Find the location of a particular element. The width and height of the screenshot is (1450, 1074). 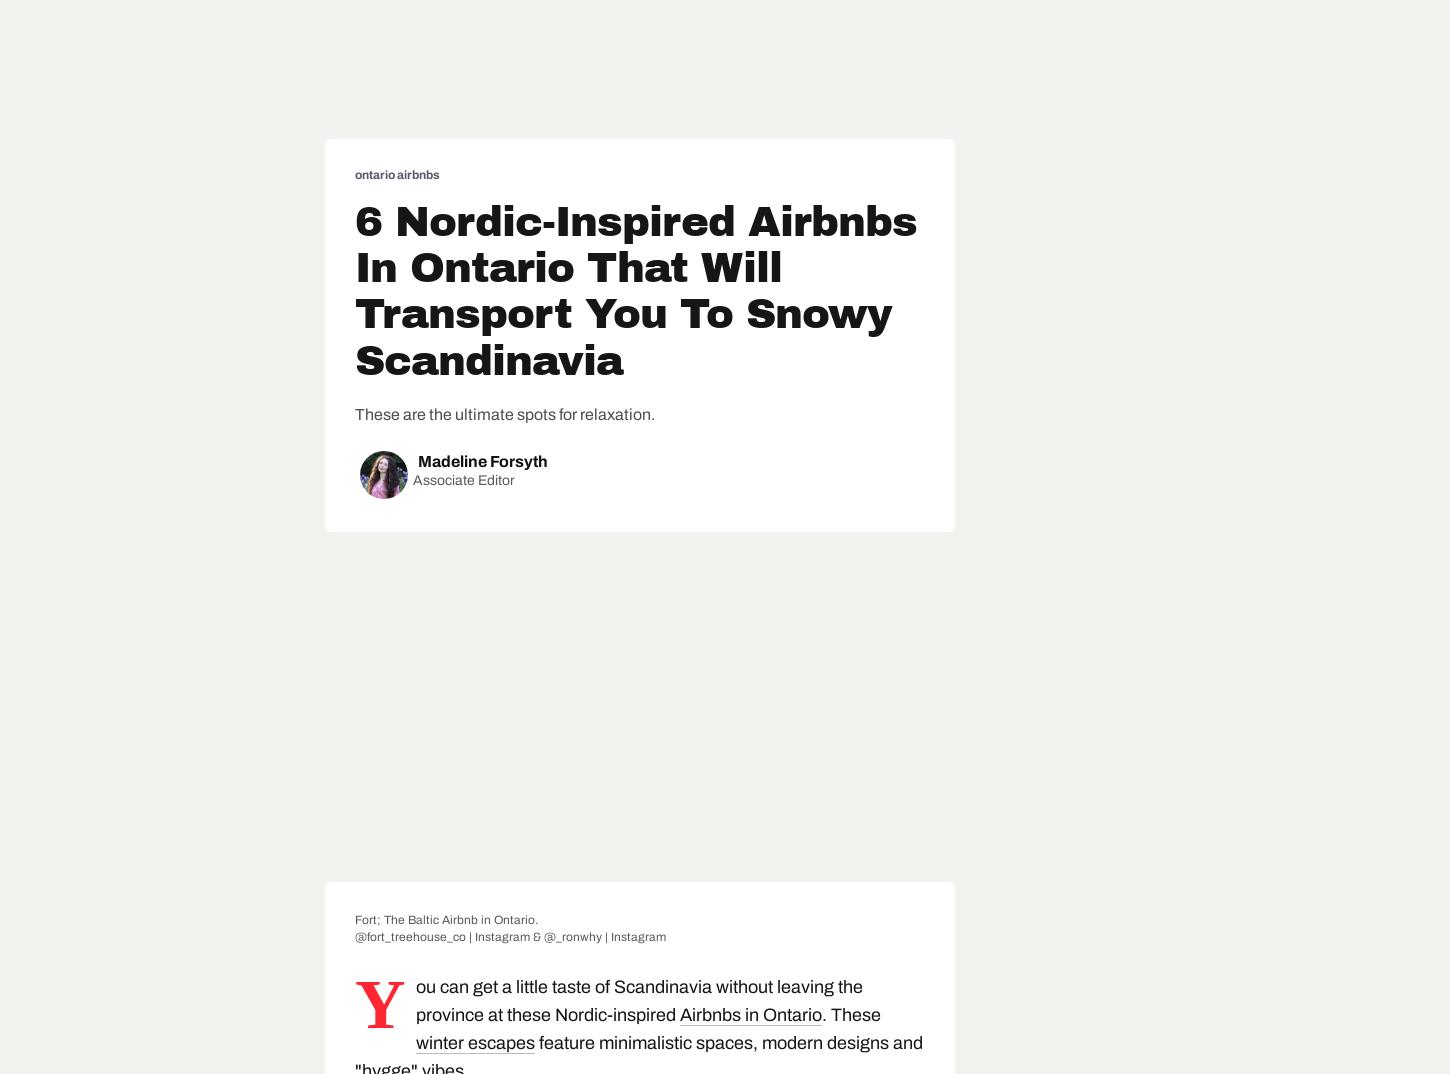

'Fort; The Baltic Airbnb in Ontario.' is located at coordinates (445, 919).